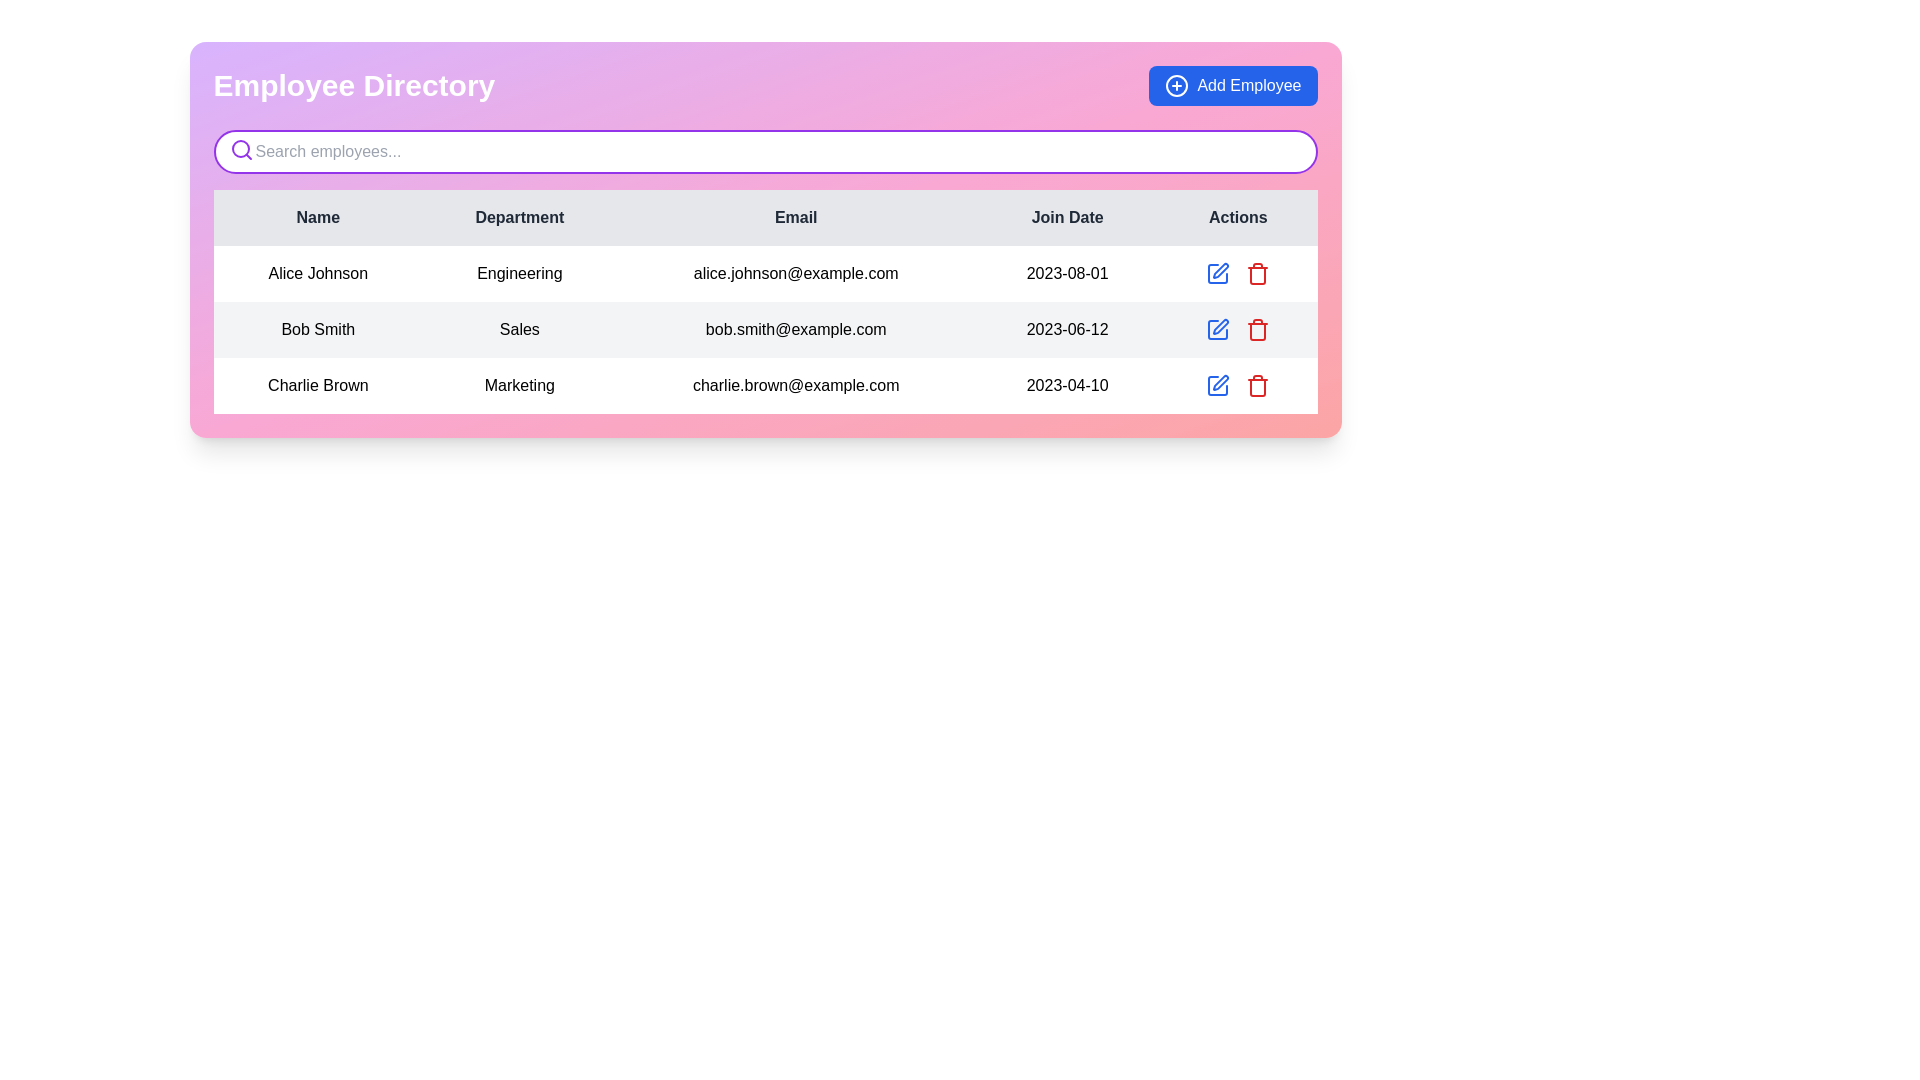 This screenshot has height=1080, width=1920. What do you see at coordinates (519, 273) in the screenshot?
I see `the text label displaying 'Engineering' located in the second column of the row associated with 'Alice Johnson'` at bounding box center [519, 273].